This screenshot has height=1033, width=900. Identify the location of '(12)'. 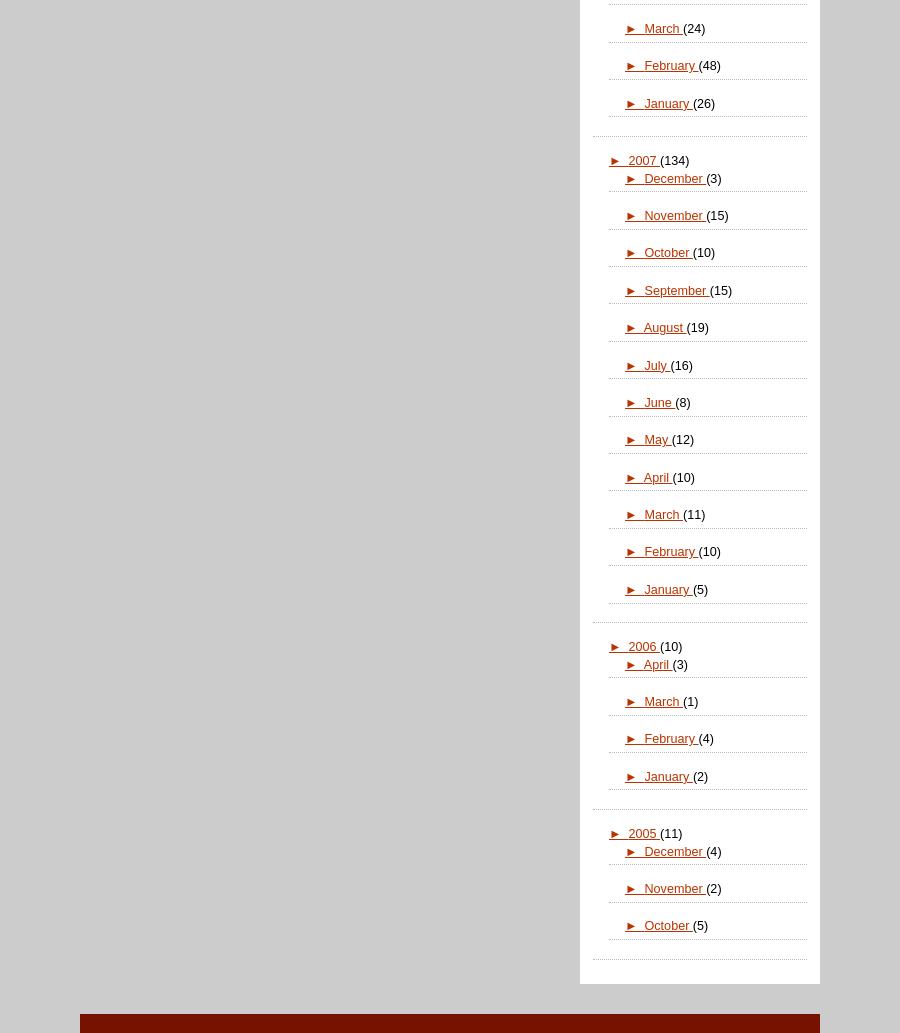
(681, 439).